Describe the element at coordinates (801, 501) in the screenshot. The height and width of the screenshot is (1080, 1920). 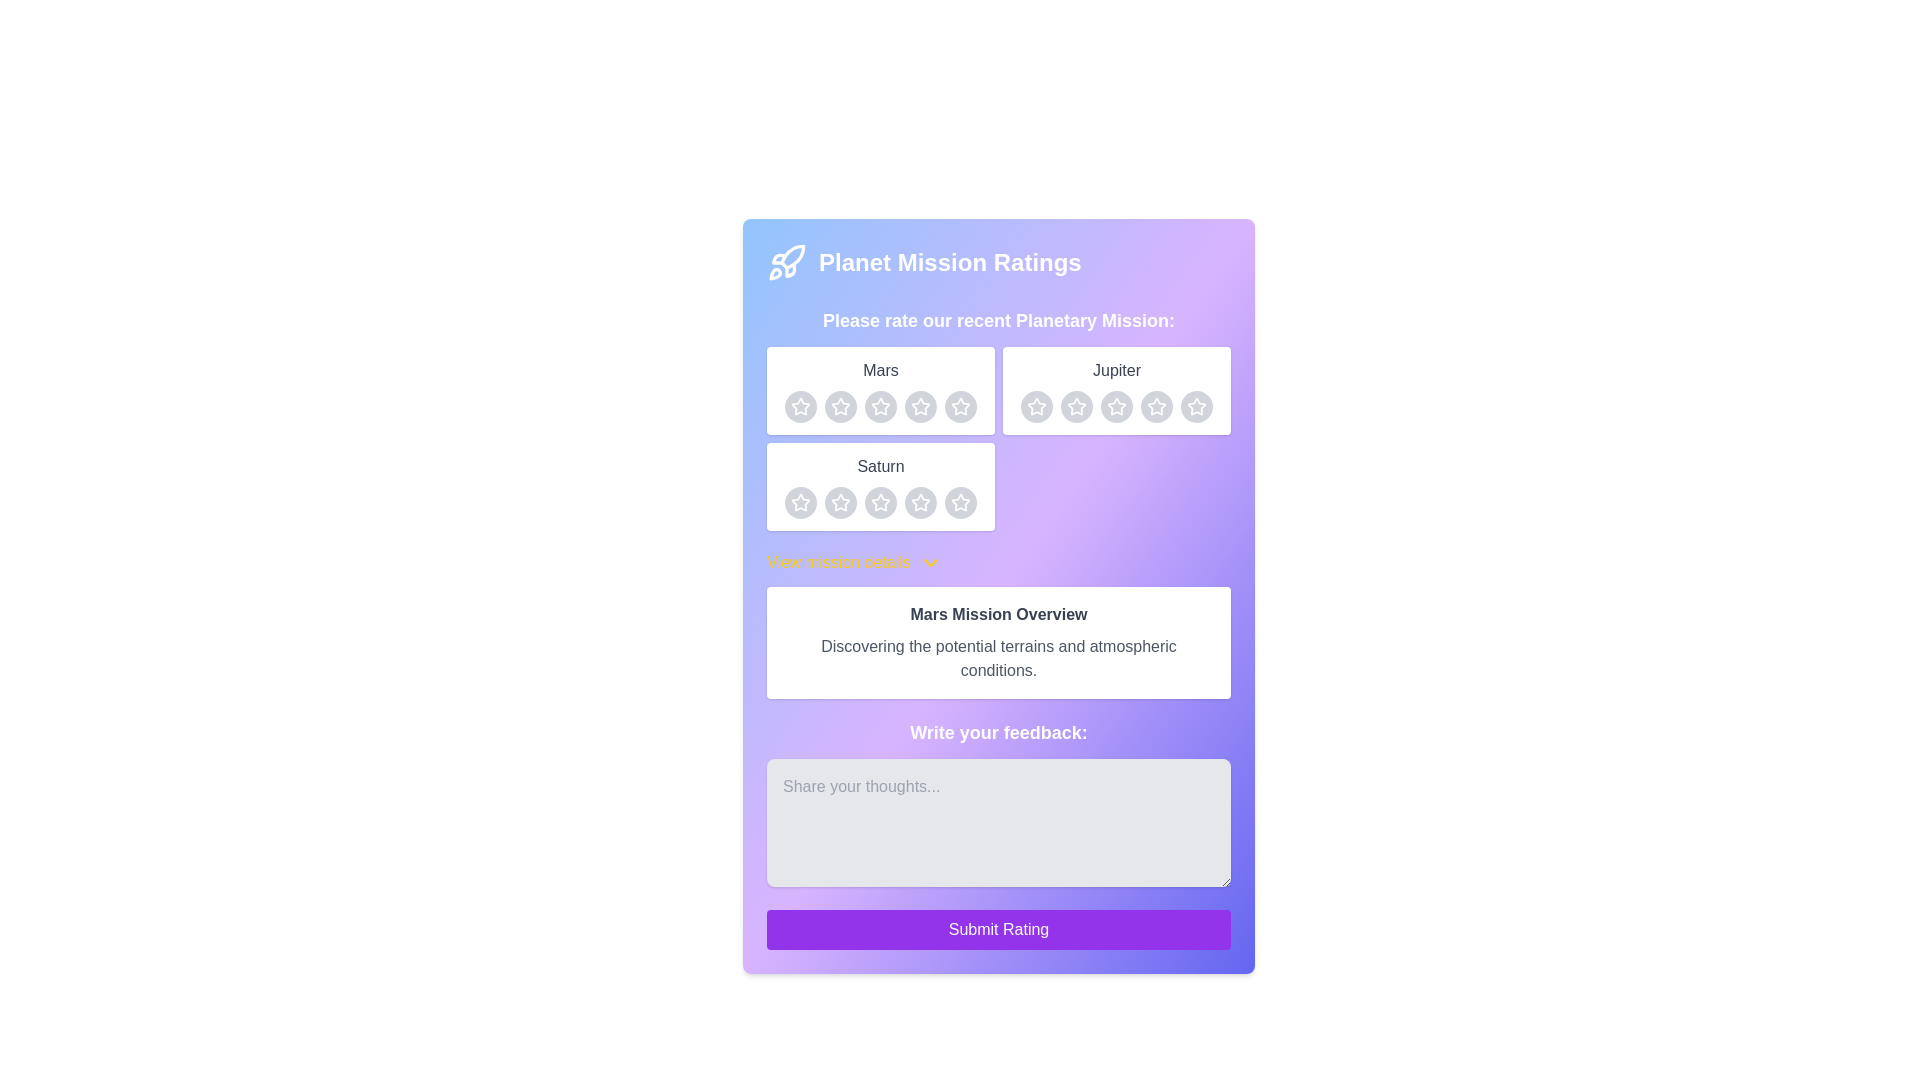
I see `the star icon in the third row of the star rating component under the label 'Saturn'` at that location.